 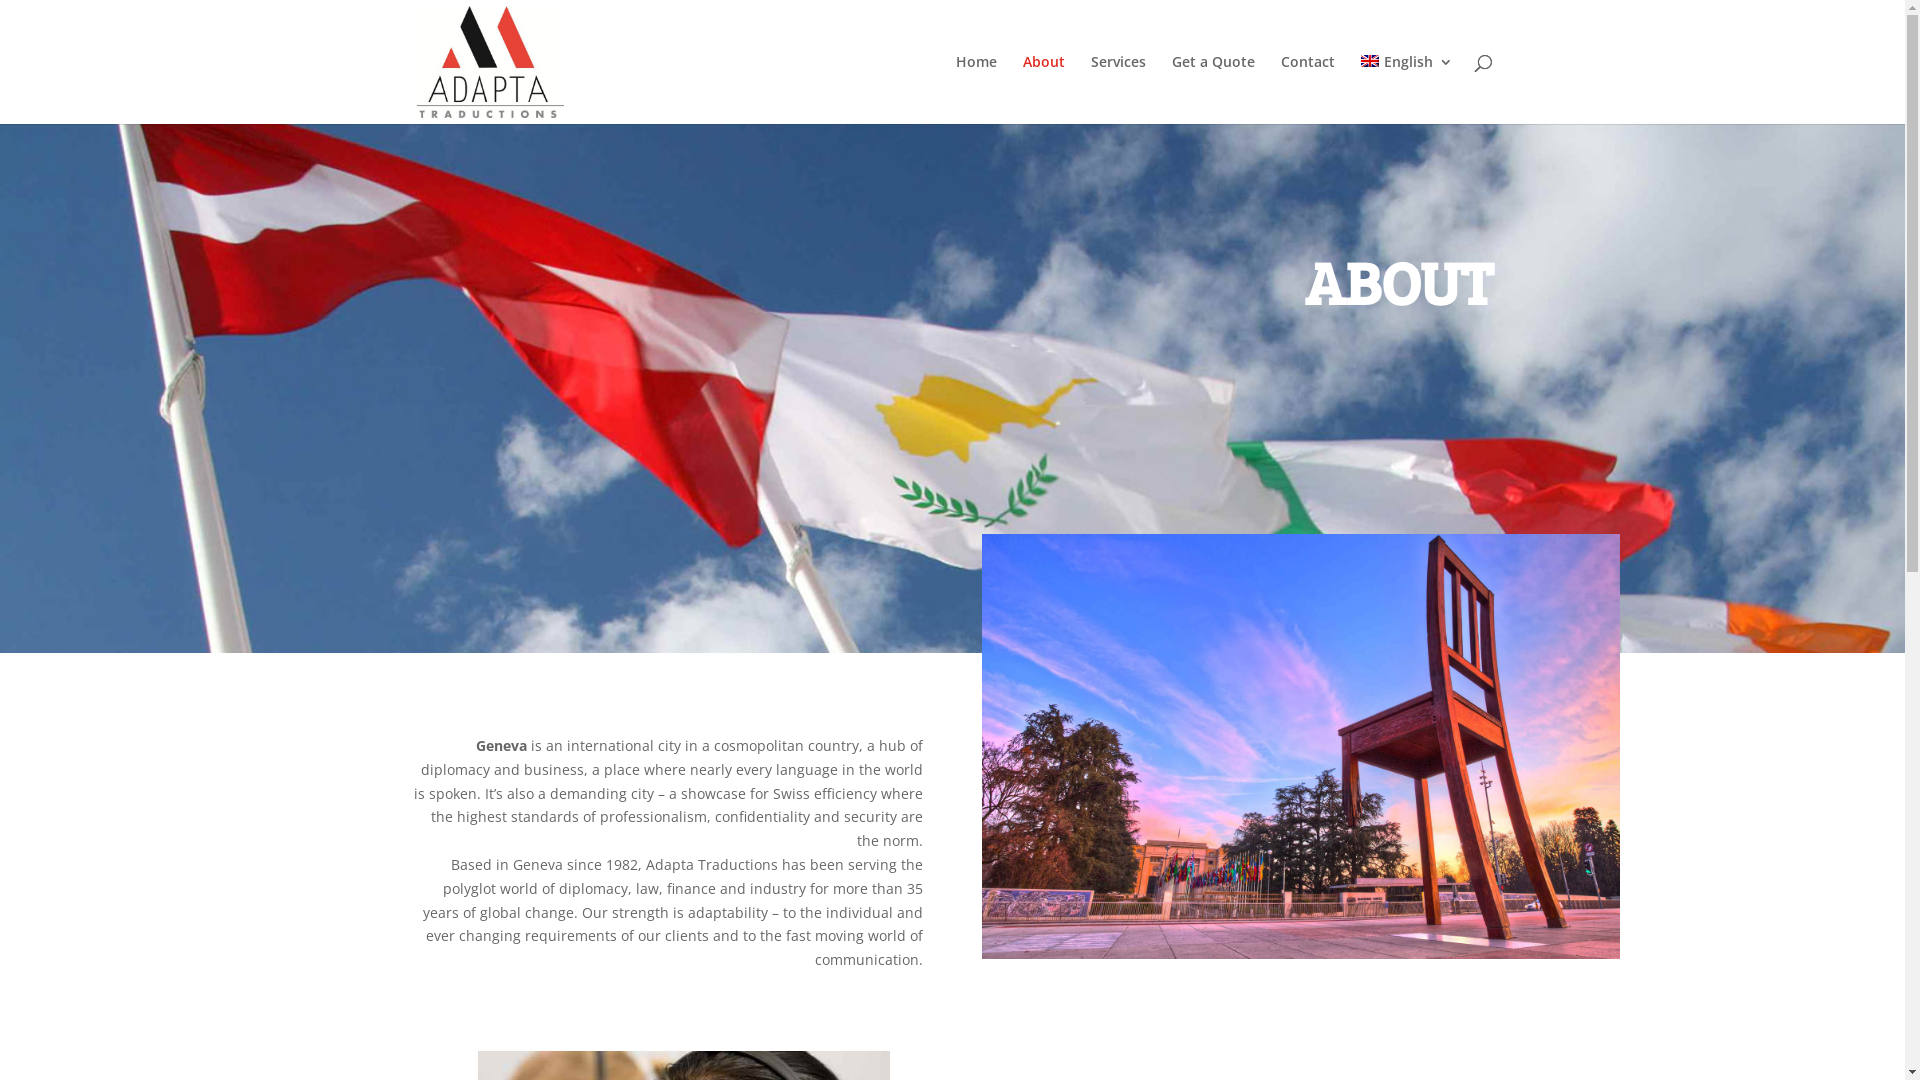 I want to click on 'Services', so click(x=1117, y=88).